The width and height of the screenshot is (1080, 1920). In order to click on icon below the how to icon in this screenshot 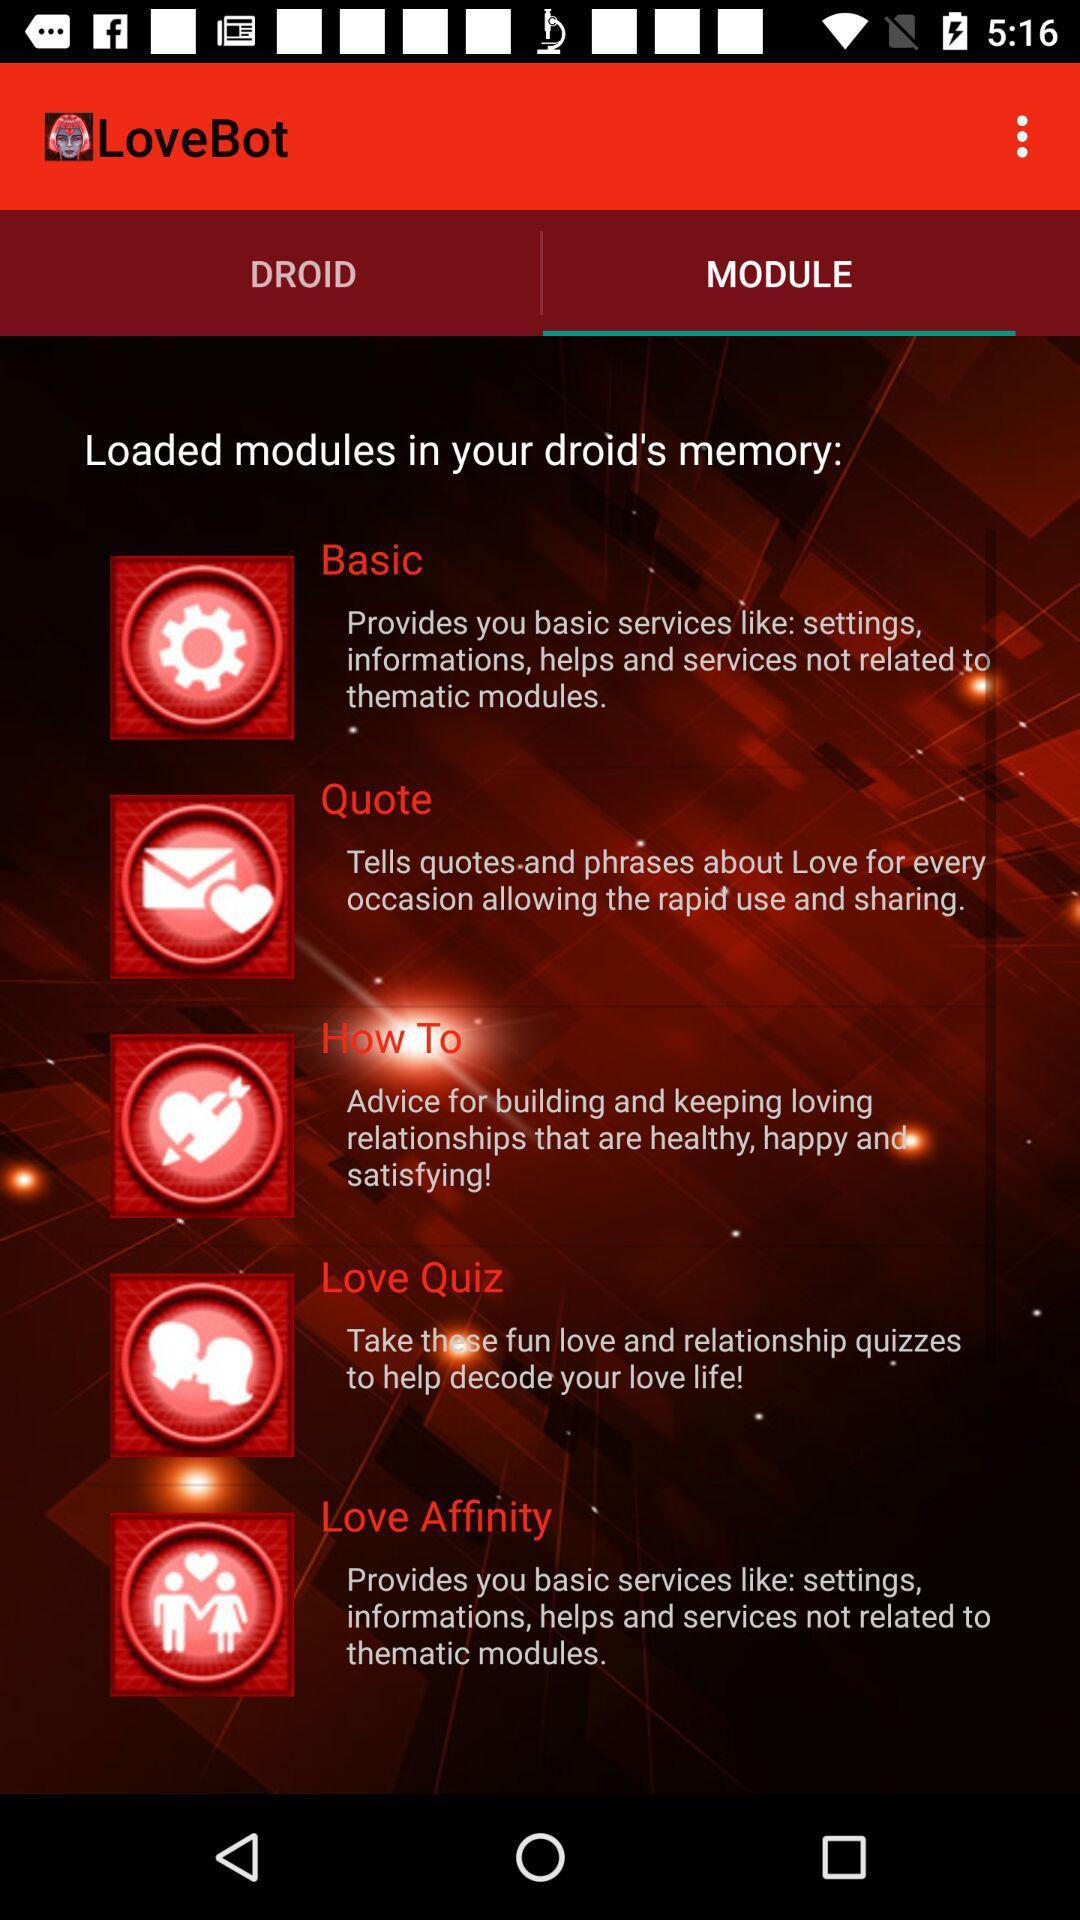, I will do `click(658, 1136)`.